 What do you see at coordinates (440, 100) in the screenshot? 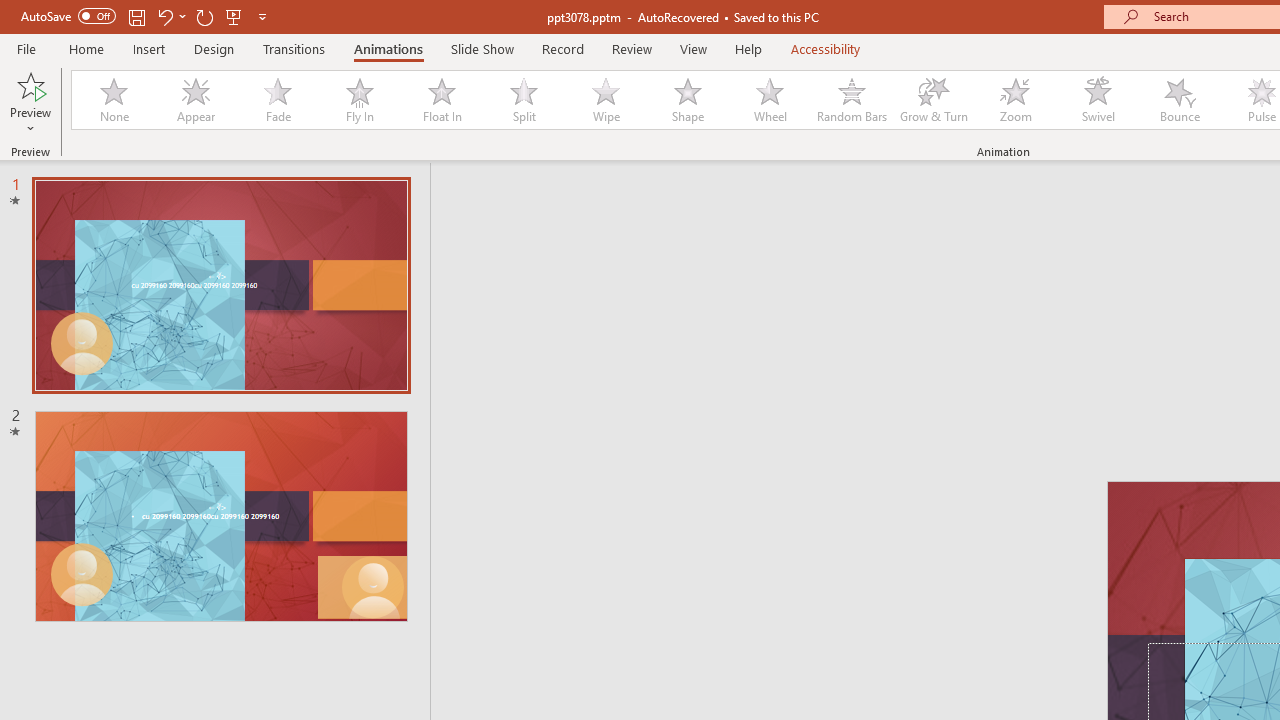
I see `'Float In'` at bounding box center [440, 100].